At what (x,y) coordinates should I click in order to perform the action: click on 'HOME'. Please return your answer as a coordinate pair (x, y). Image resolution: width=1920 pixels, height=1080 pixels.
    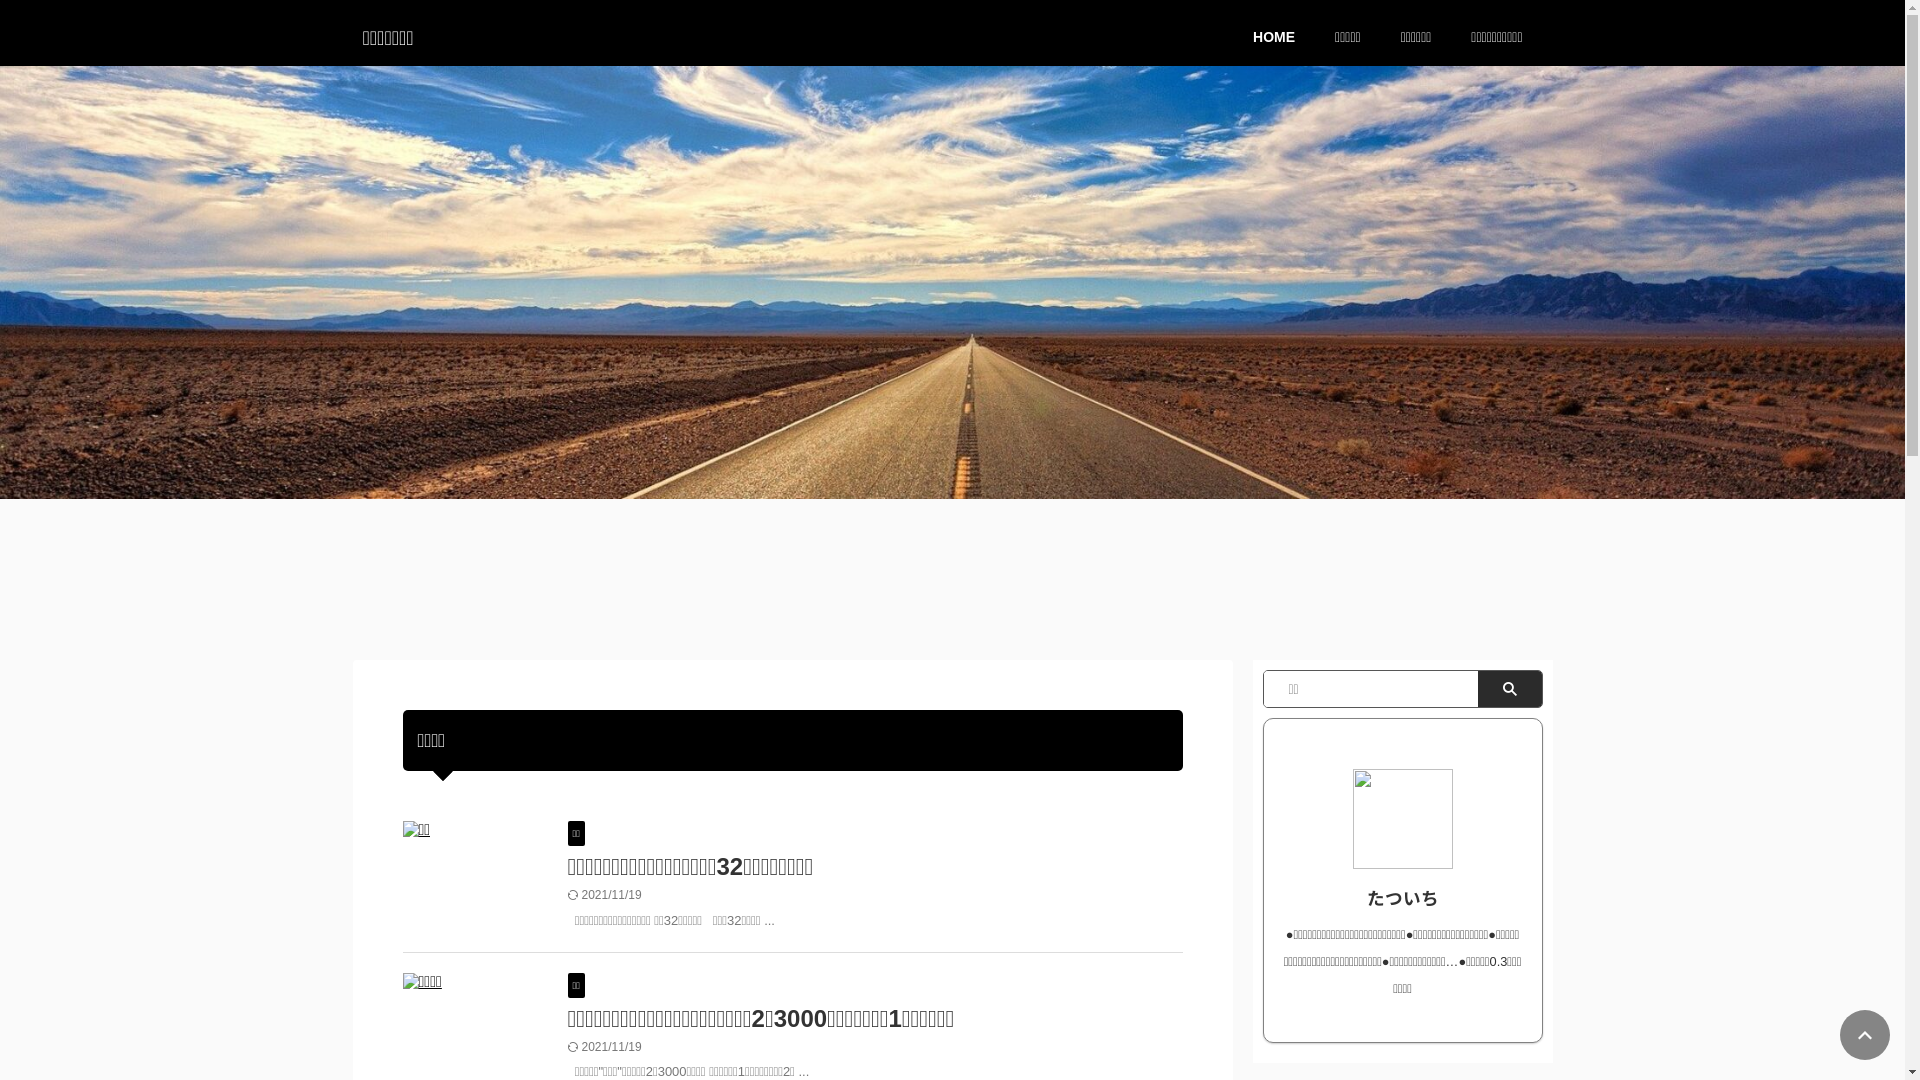
    Looking at the image, I should click on (1251, 35).